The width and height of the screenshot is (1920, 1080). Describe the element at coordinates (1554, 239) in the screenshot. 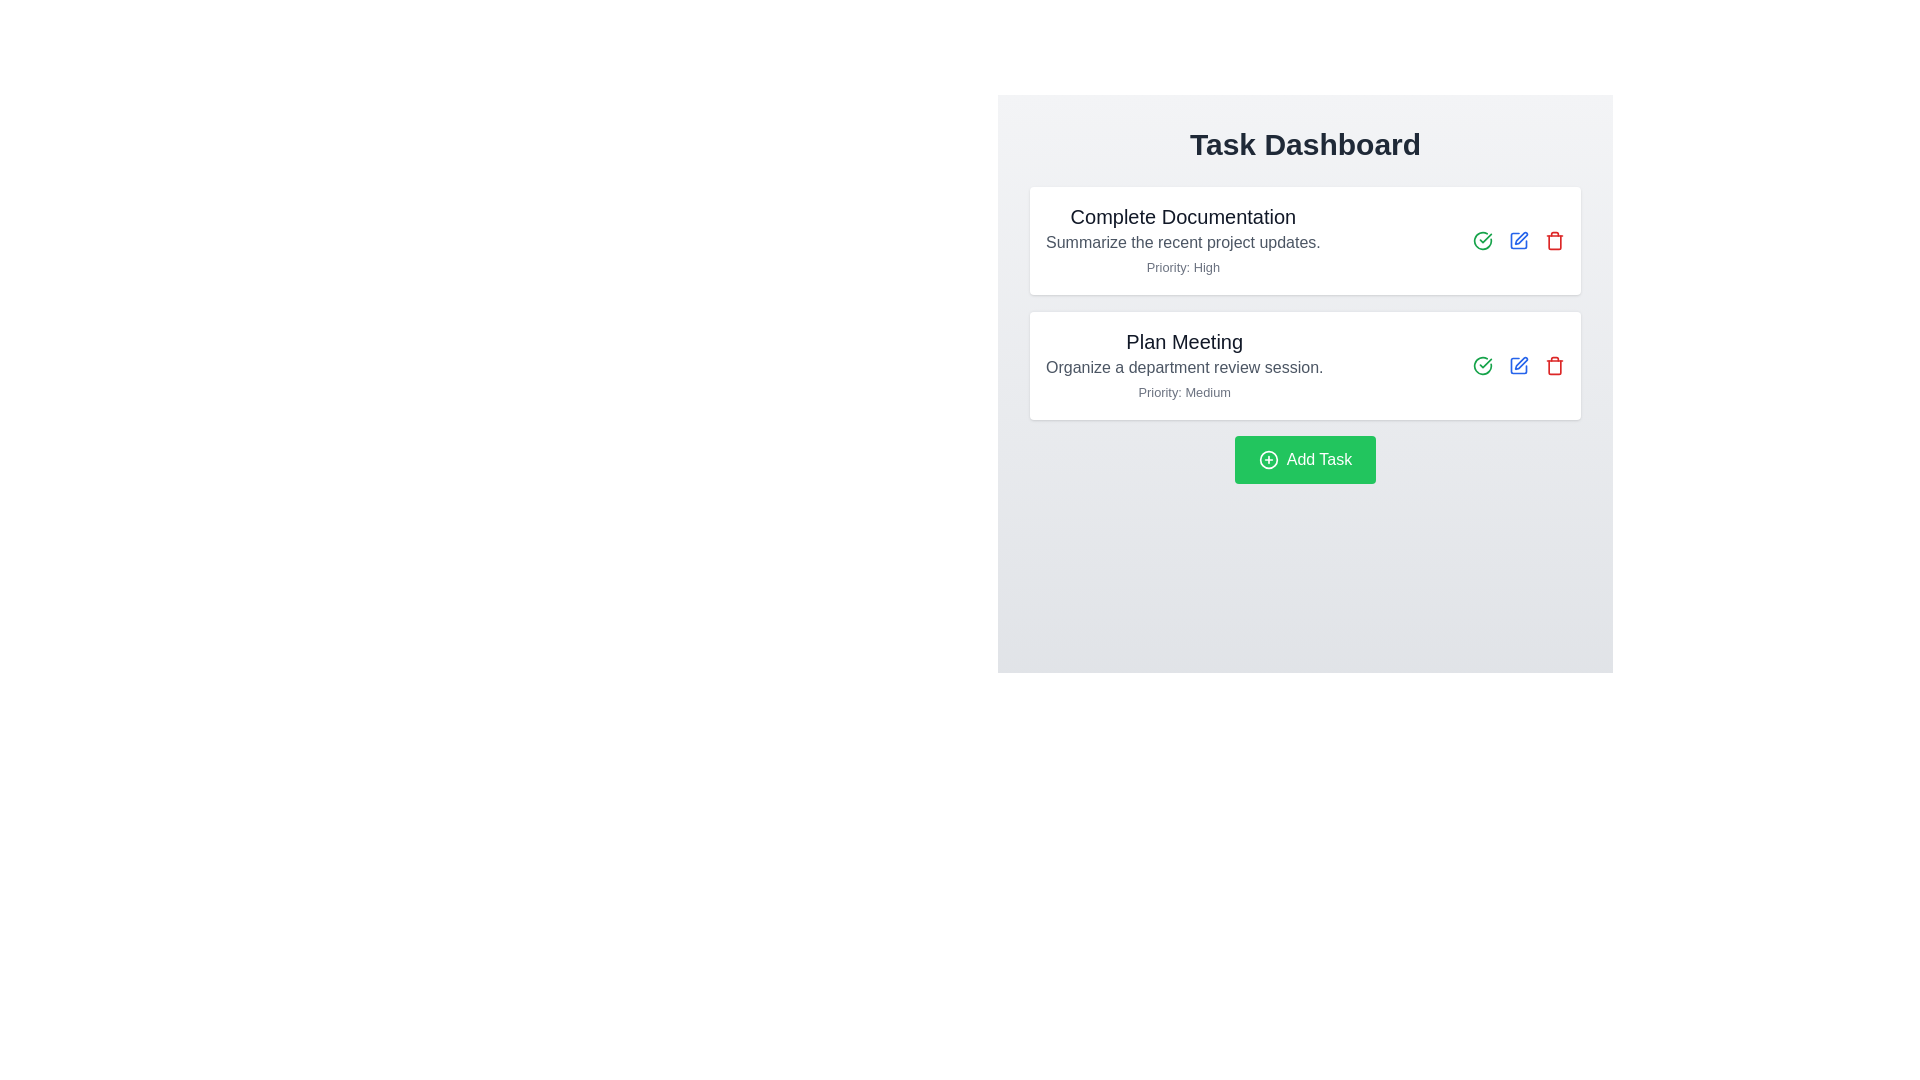

I see `the delete icon, which is the third icon in the horizontal action button group located at the right end of the task item for 'Complete Documentation'` at that location.